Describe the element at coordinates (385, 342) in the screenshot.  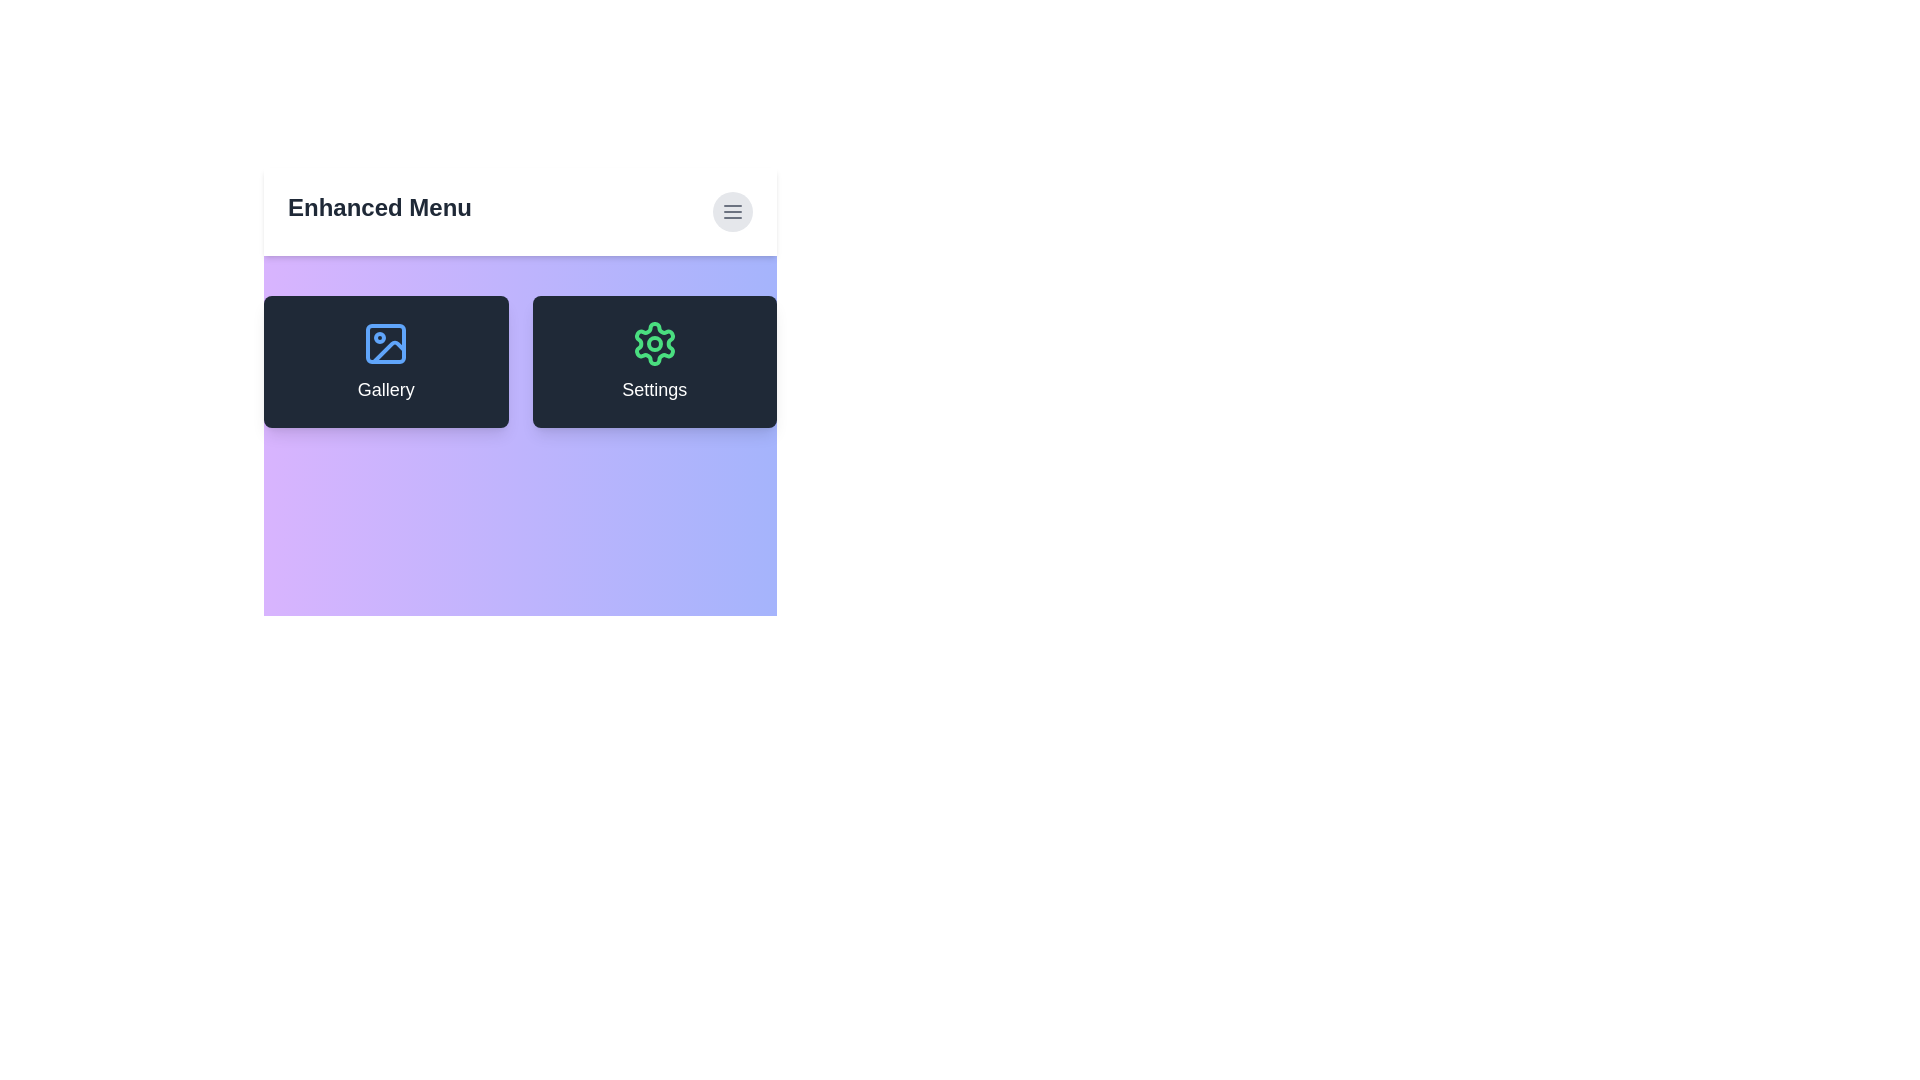
I see `the 'Gallery' icon to observe any visual feedback` at that location.